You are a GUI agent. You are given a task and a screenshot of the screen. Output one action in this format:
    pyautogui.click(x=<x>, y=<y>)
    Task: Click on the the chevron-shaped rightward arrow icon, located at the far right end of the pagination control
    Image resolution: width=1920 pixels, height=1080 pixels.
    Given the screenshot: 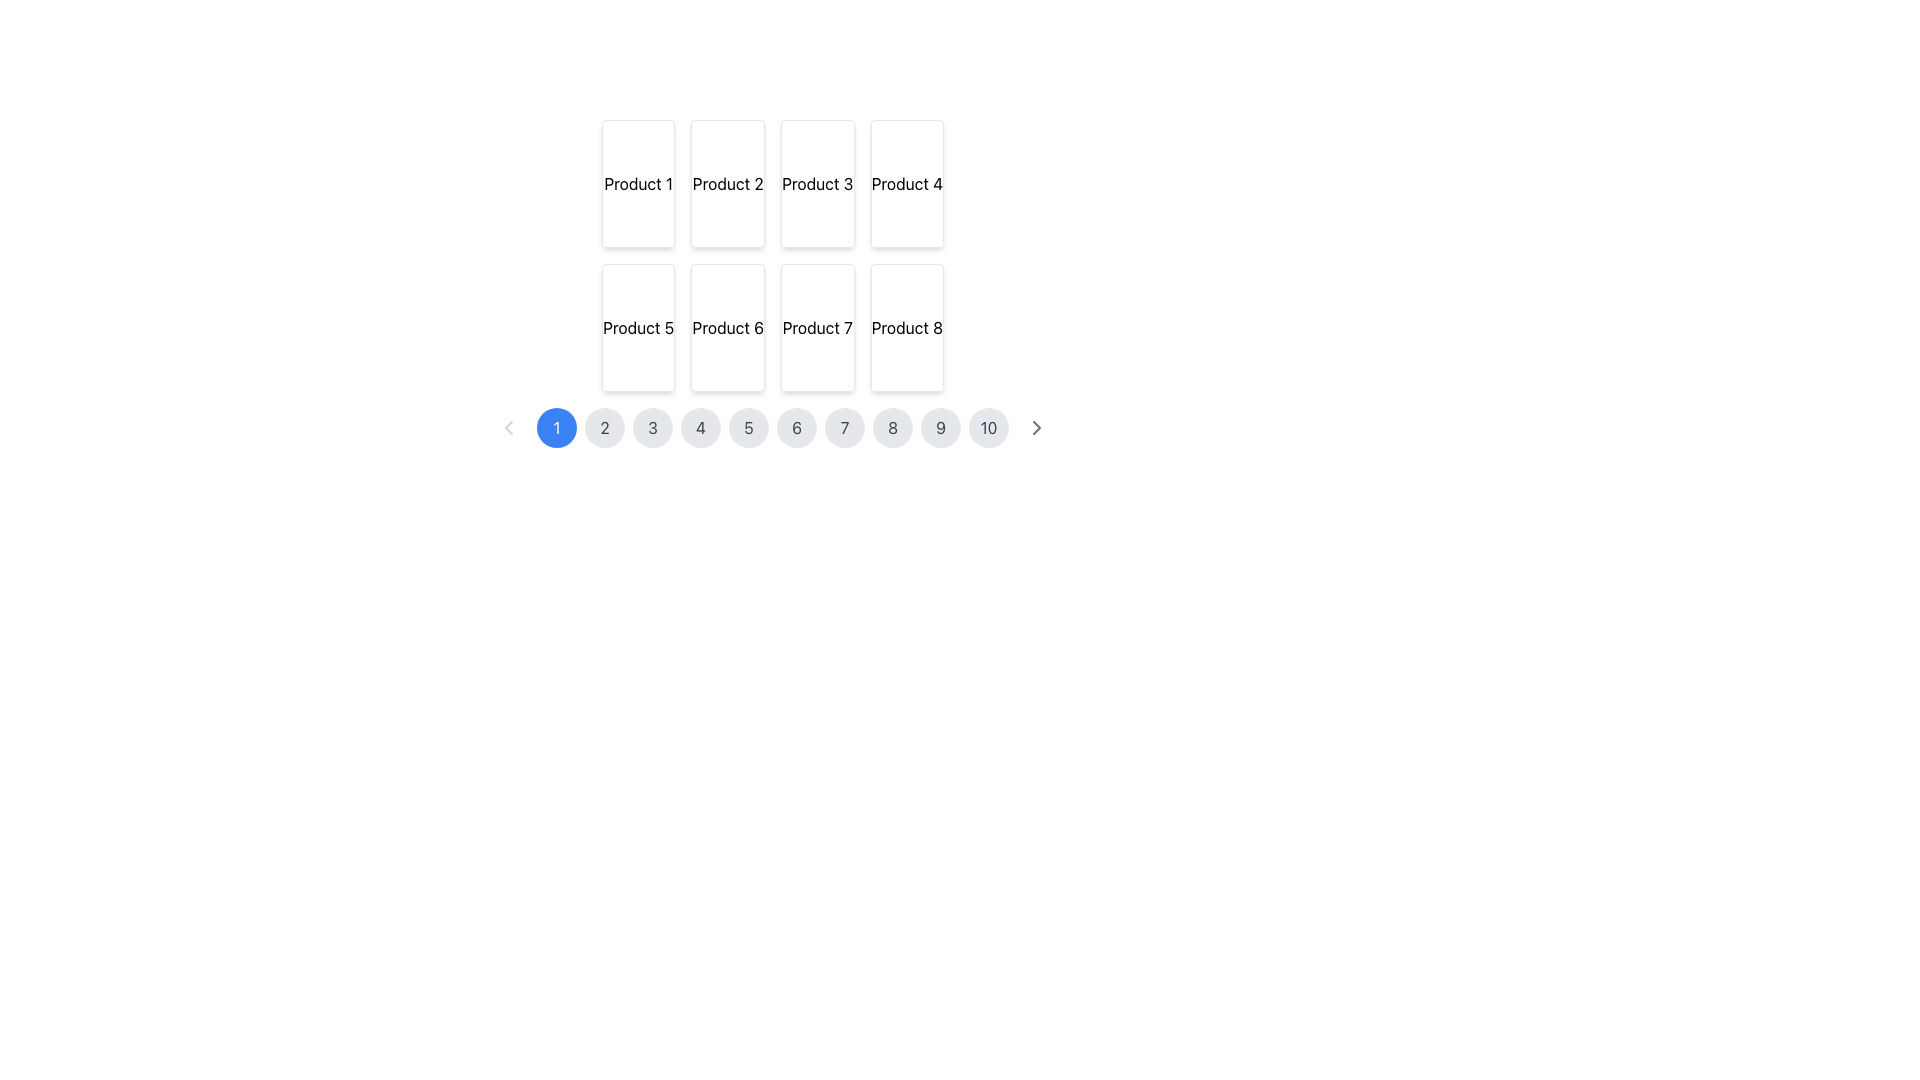 What is the action you would take?
    pyautogui.click(x=1036, y=427)
    